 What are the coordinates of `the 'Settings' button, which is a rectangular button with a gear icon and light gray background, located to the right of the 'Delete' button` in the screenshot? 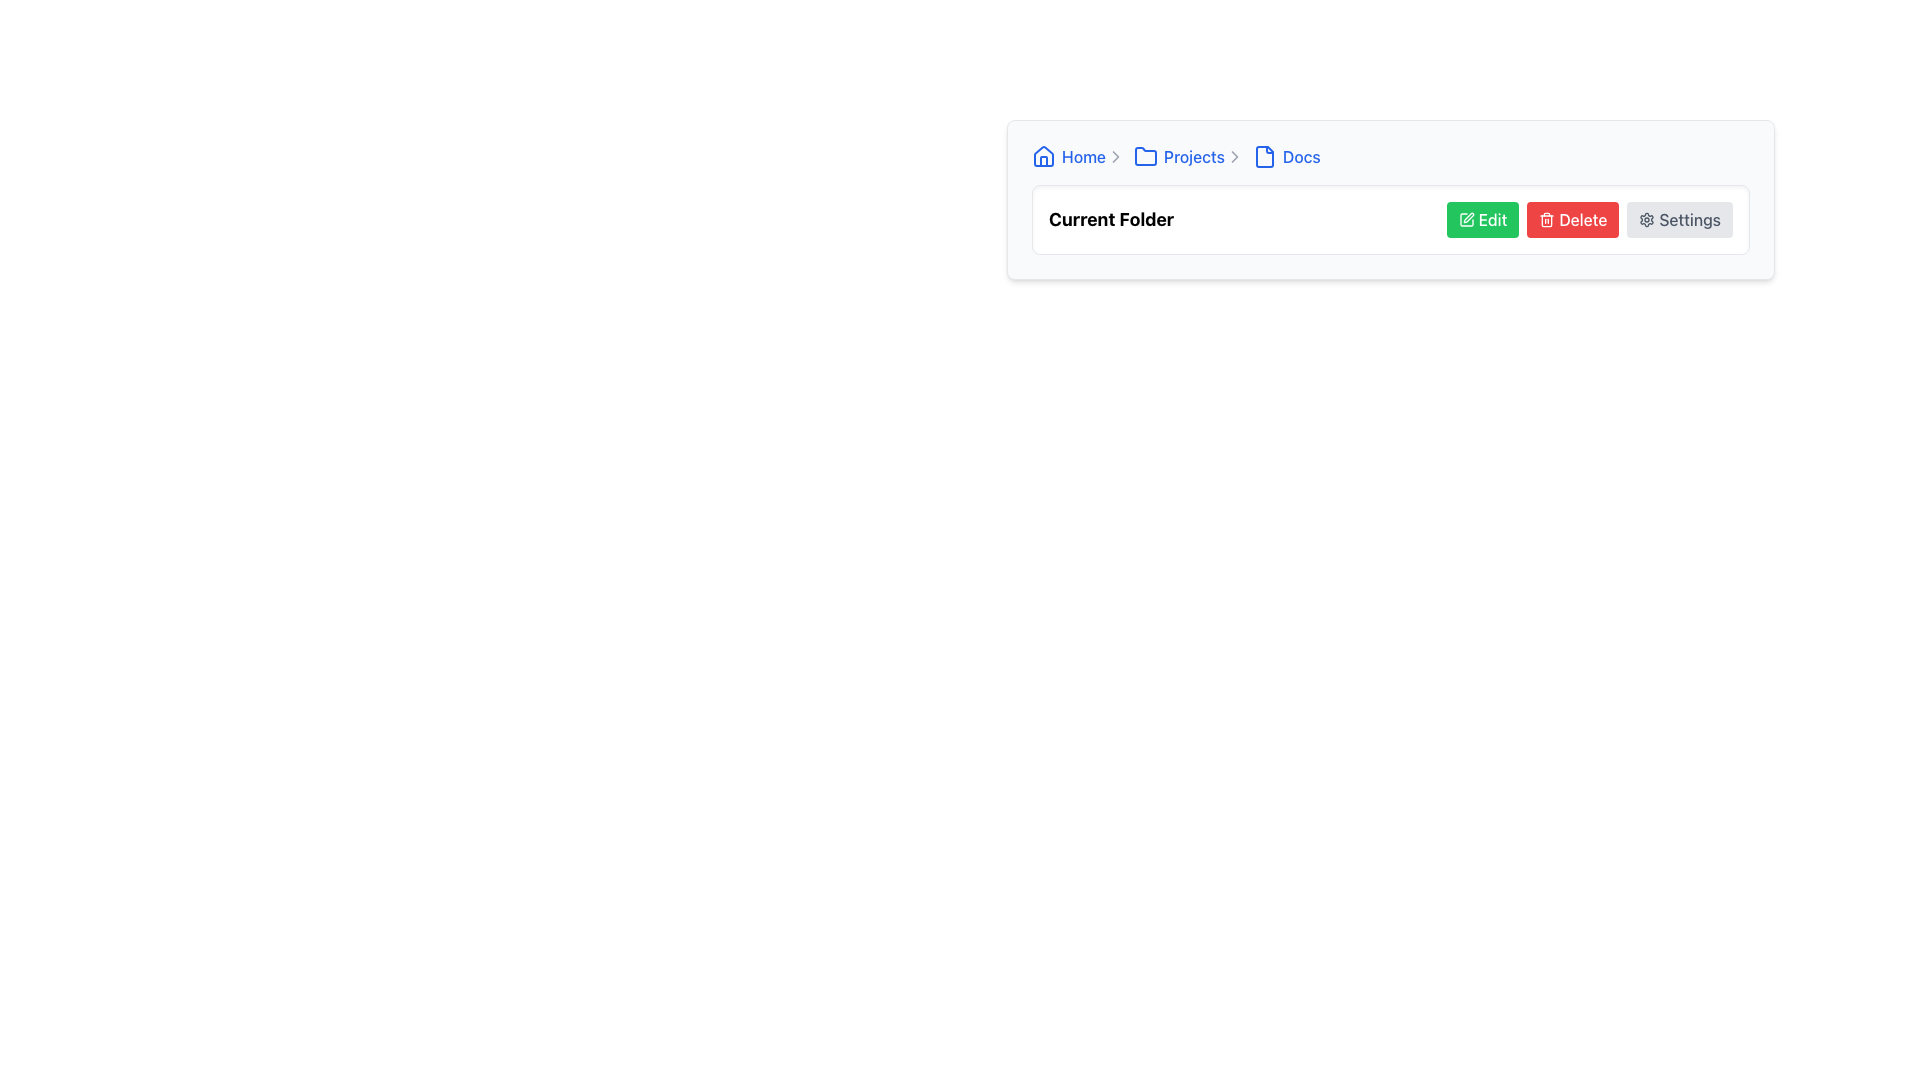 It's located at (1680, 219).